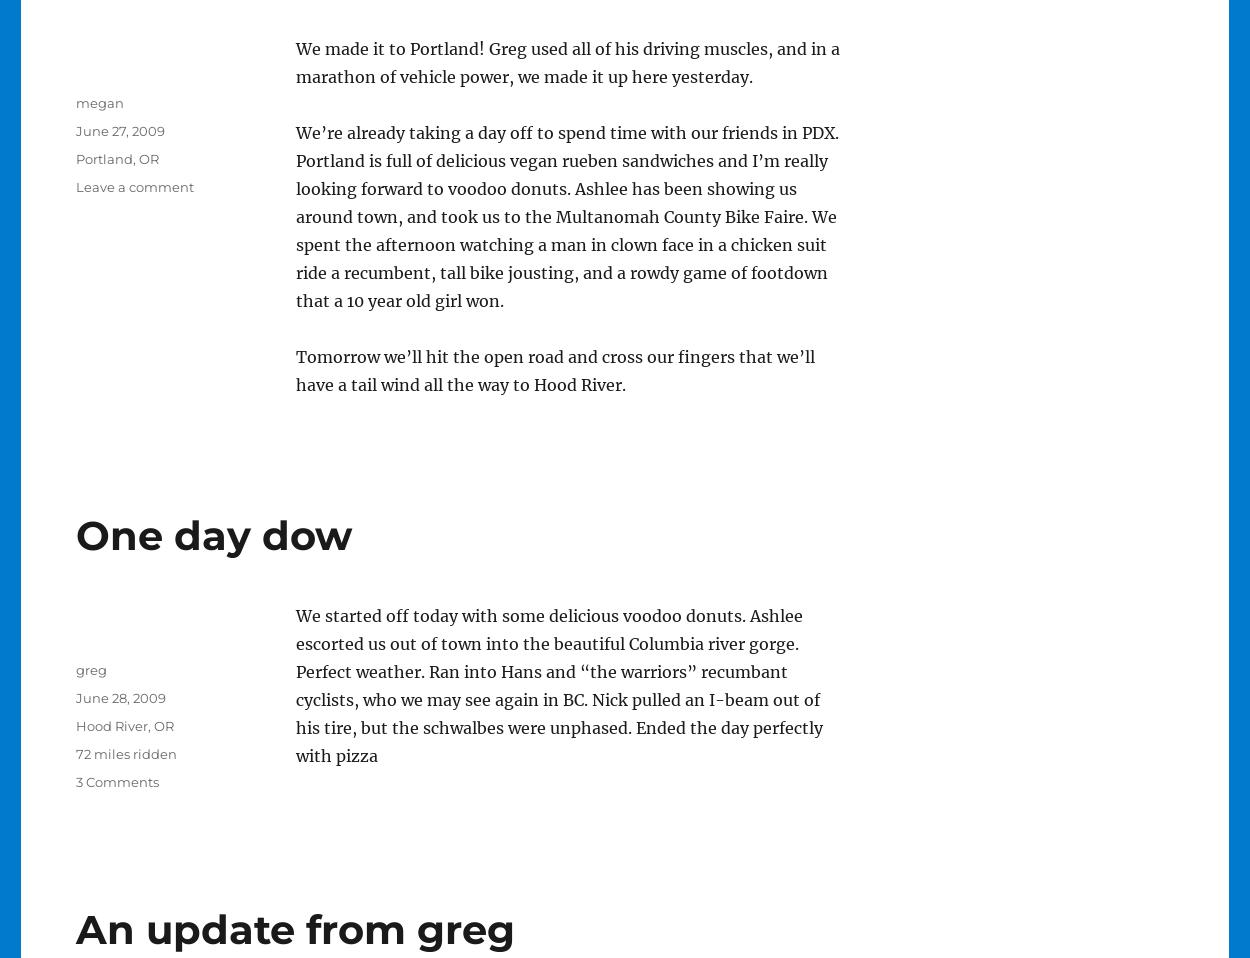 This screenshot has height=958, width=1250. What do you see at coordinates (554, 370) in the screenshot?
I see `'Tomorrow we’ll hit the open road and cross our fingers that we’ll have a tail wind all the way to Hood River.'` at bounding box center [554, 370].